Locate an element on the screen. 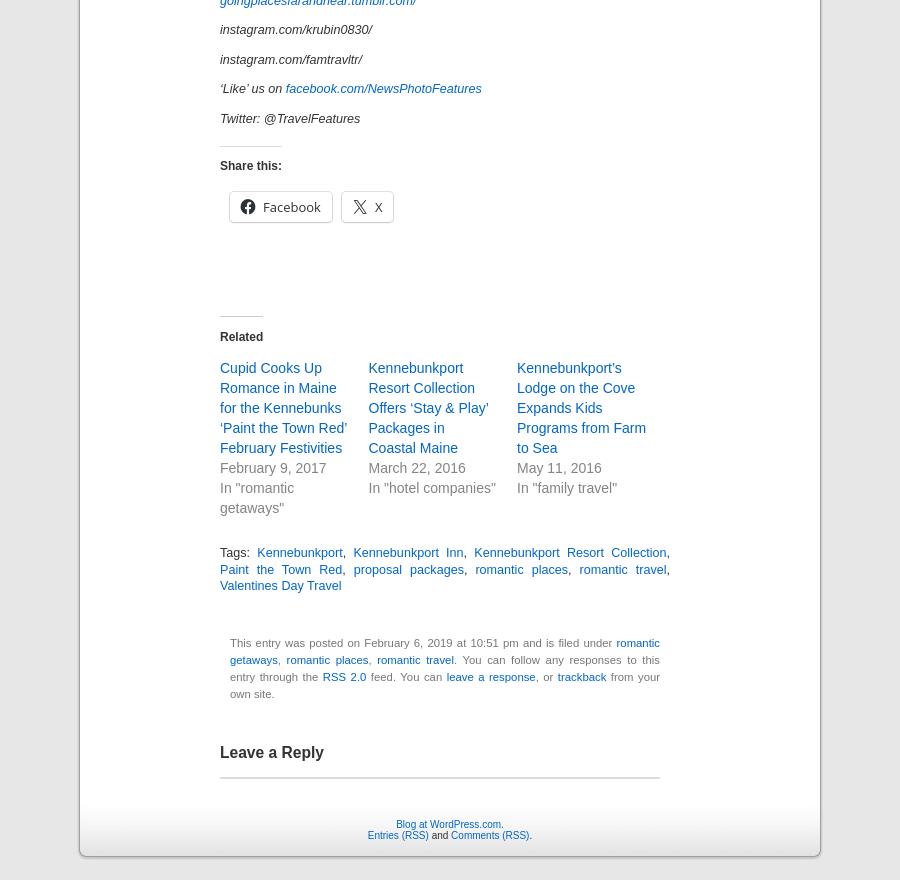  'This entry was posted on February 6, 2019 at 10:51 pm and is filed under' is located at coordinates (423, 643).